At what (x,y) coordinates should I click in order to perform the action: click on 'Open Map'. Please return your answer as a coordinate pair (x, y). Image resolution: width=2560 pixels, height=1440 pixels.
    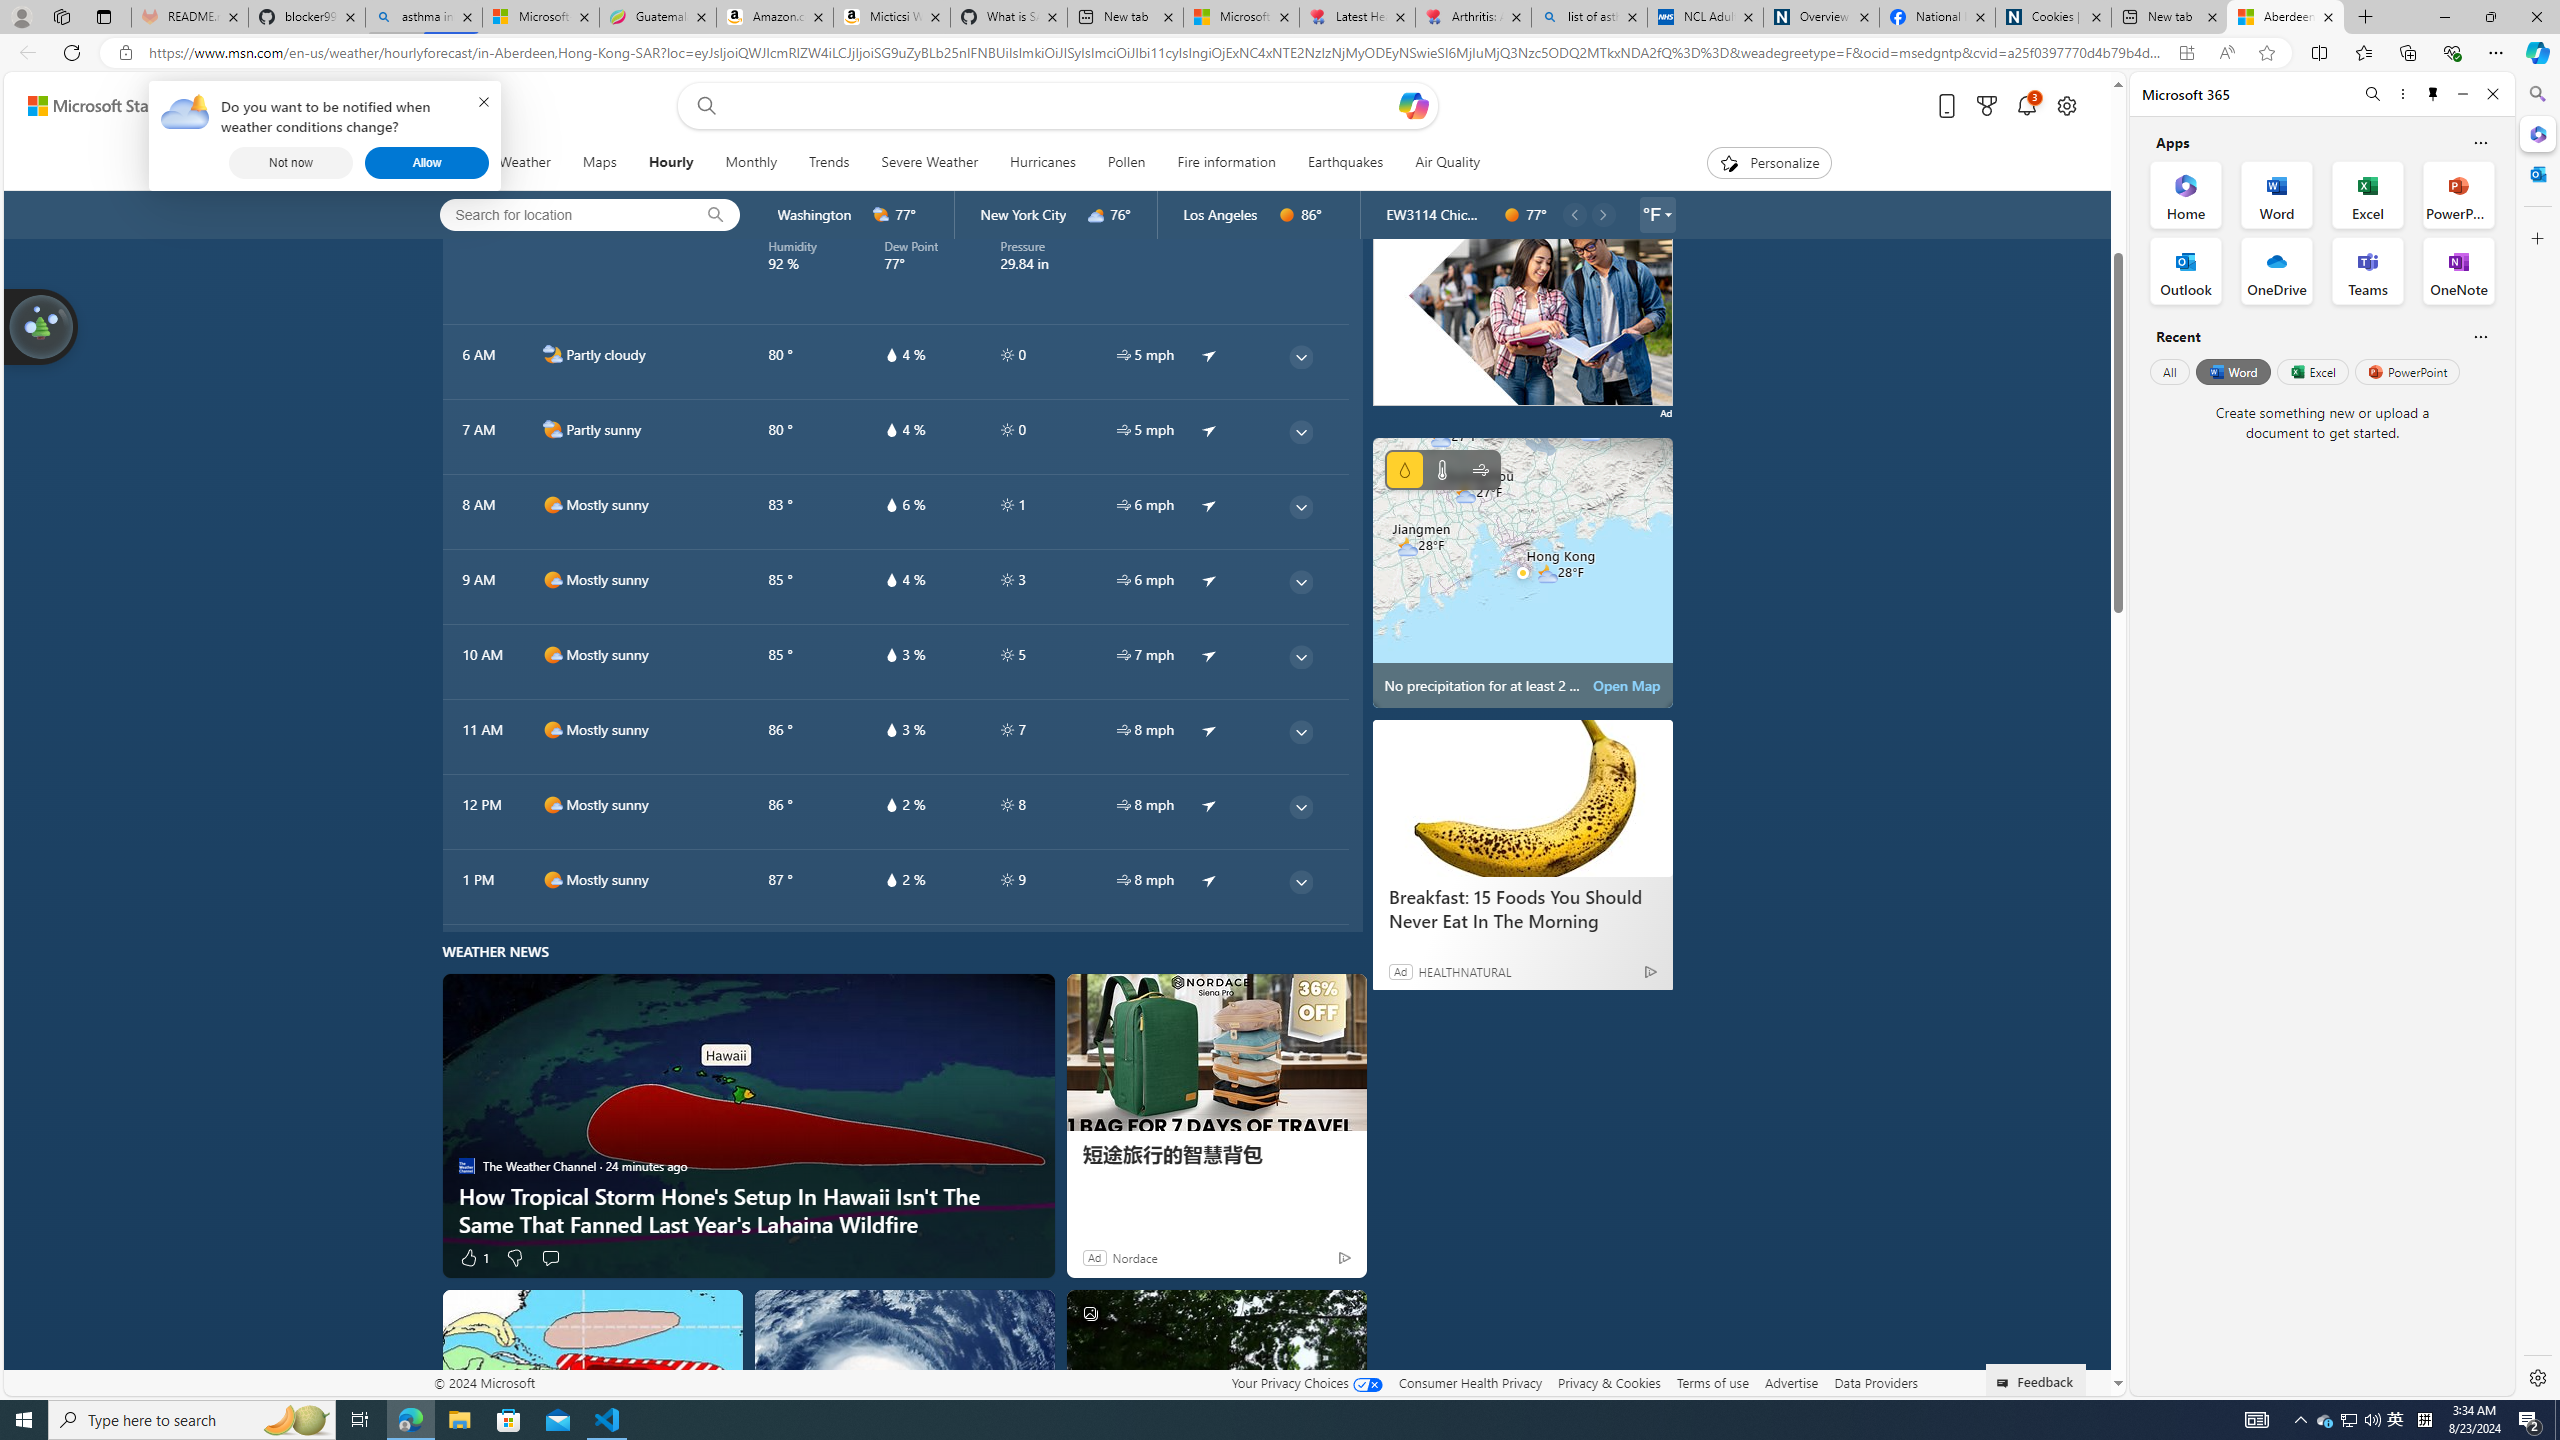
    Looking at the image, I should click on (1626, 685).